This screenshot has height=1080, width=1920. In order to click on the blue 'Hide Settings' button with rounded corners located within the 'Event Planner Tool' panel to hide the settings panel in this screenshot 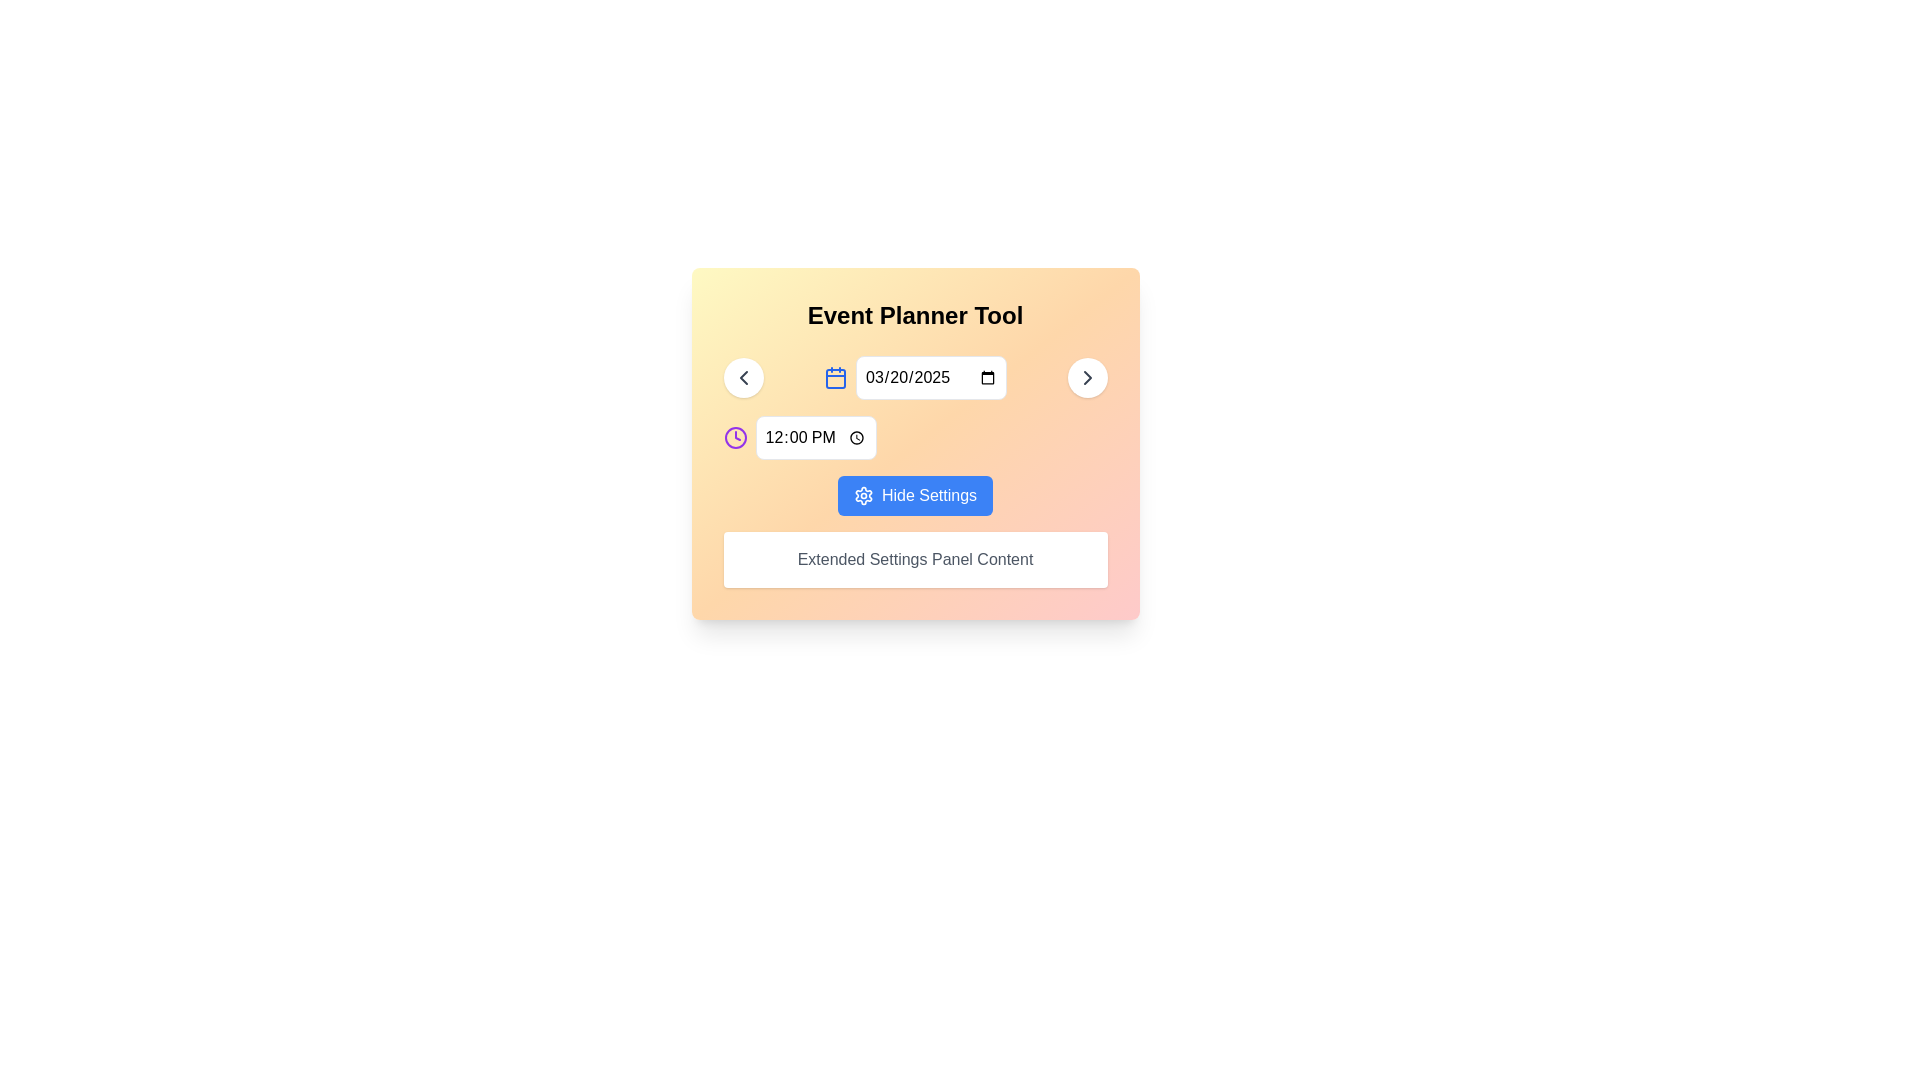, I will do `click(914, 495)`.